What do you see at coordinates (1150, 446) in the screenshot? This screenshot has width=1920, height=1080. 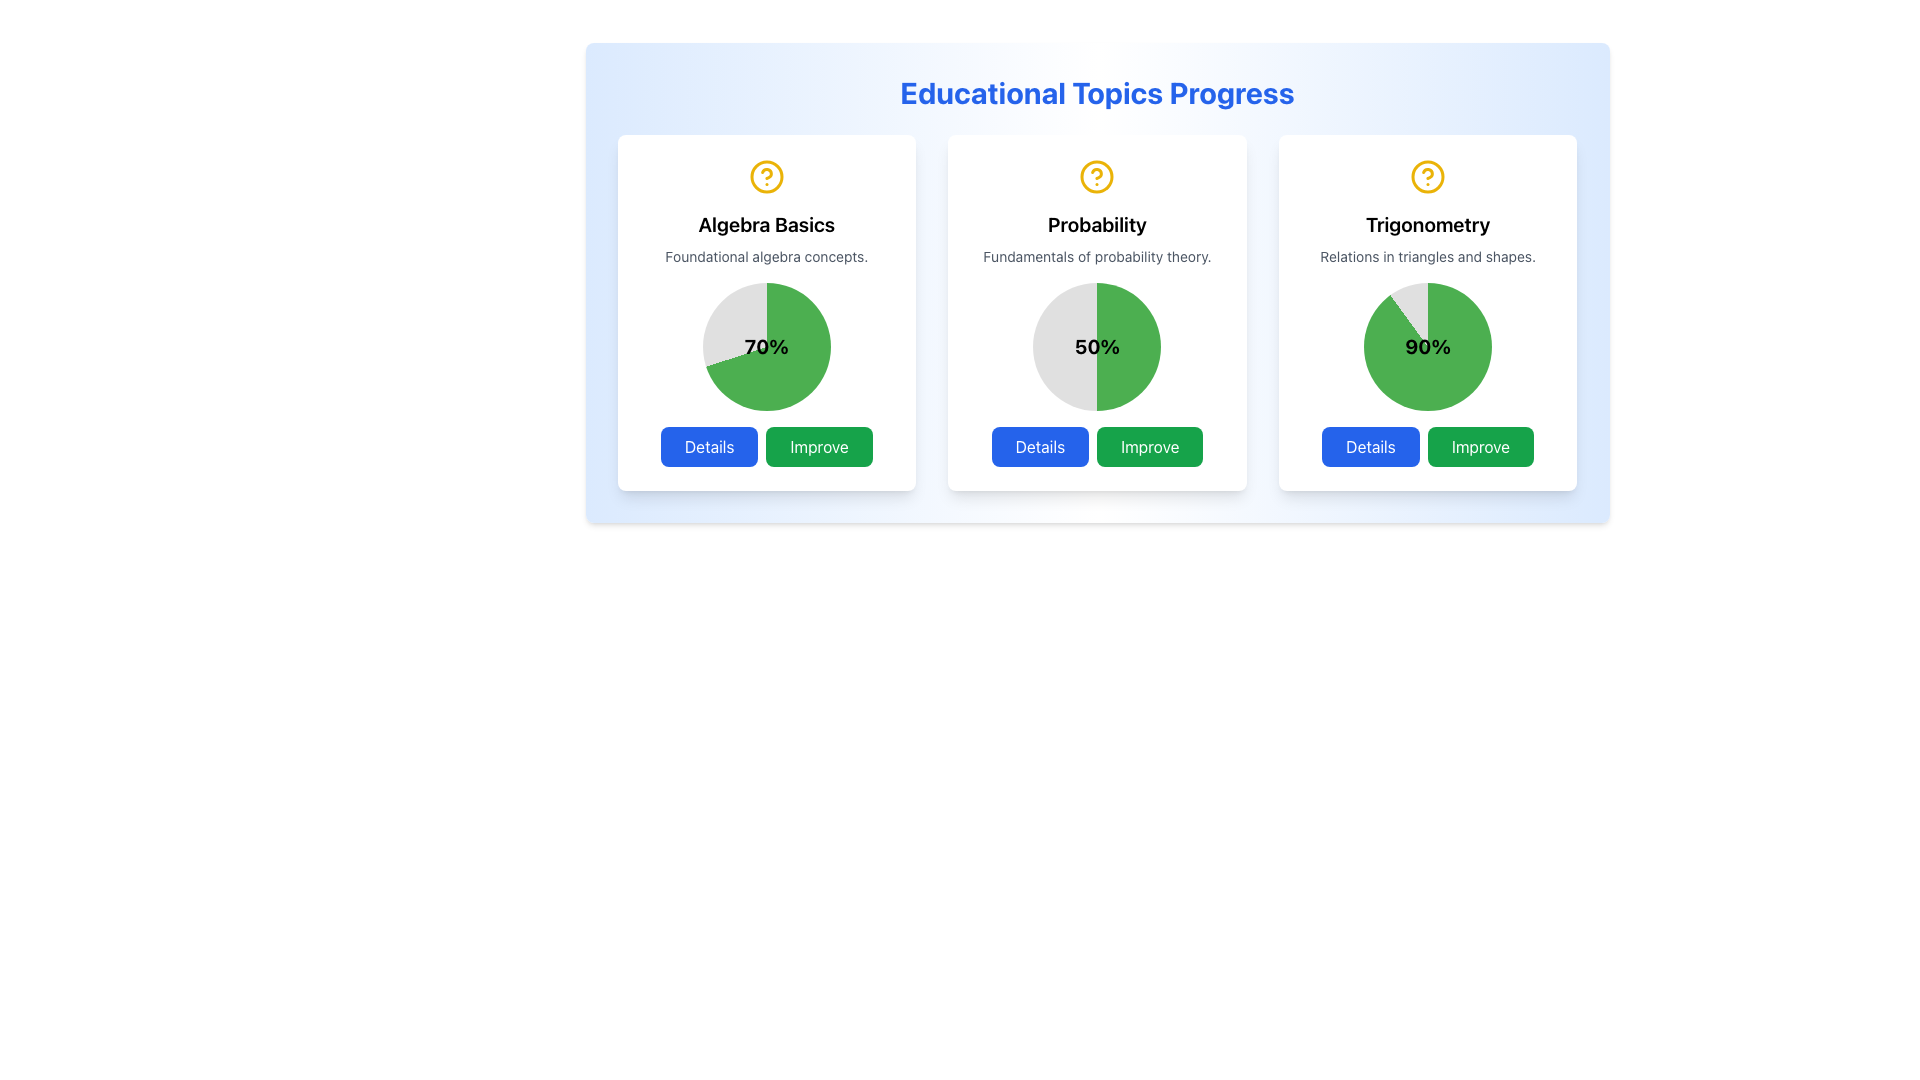 I see `the second button in the lower section of the 'Probability' card, which is located to the right of the 'Details' button, to initiate actions or navigation for improving knowledge in the 'Probability' topic` at bounding box center [1150, 446].